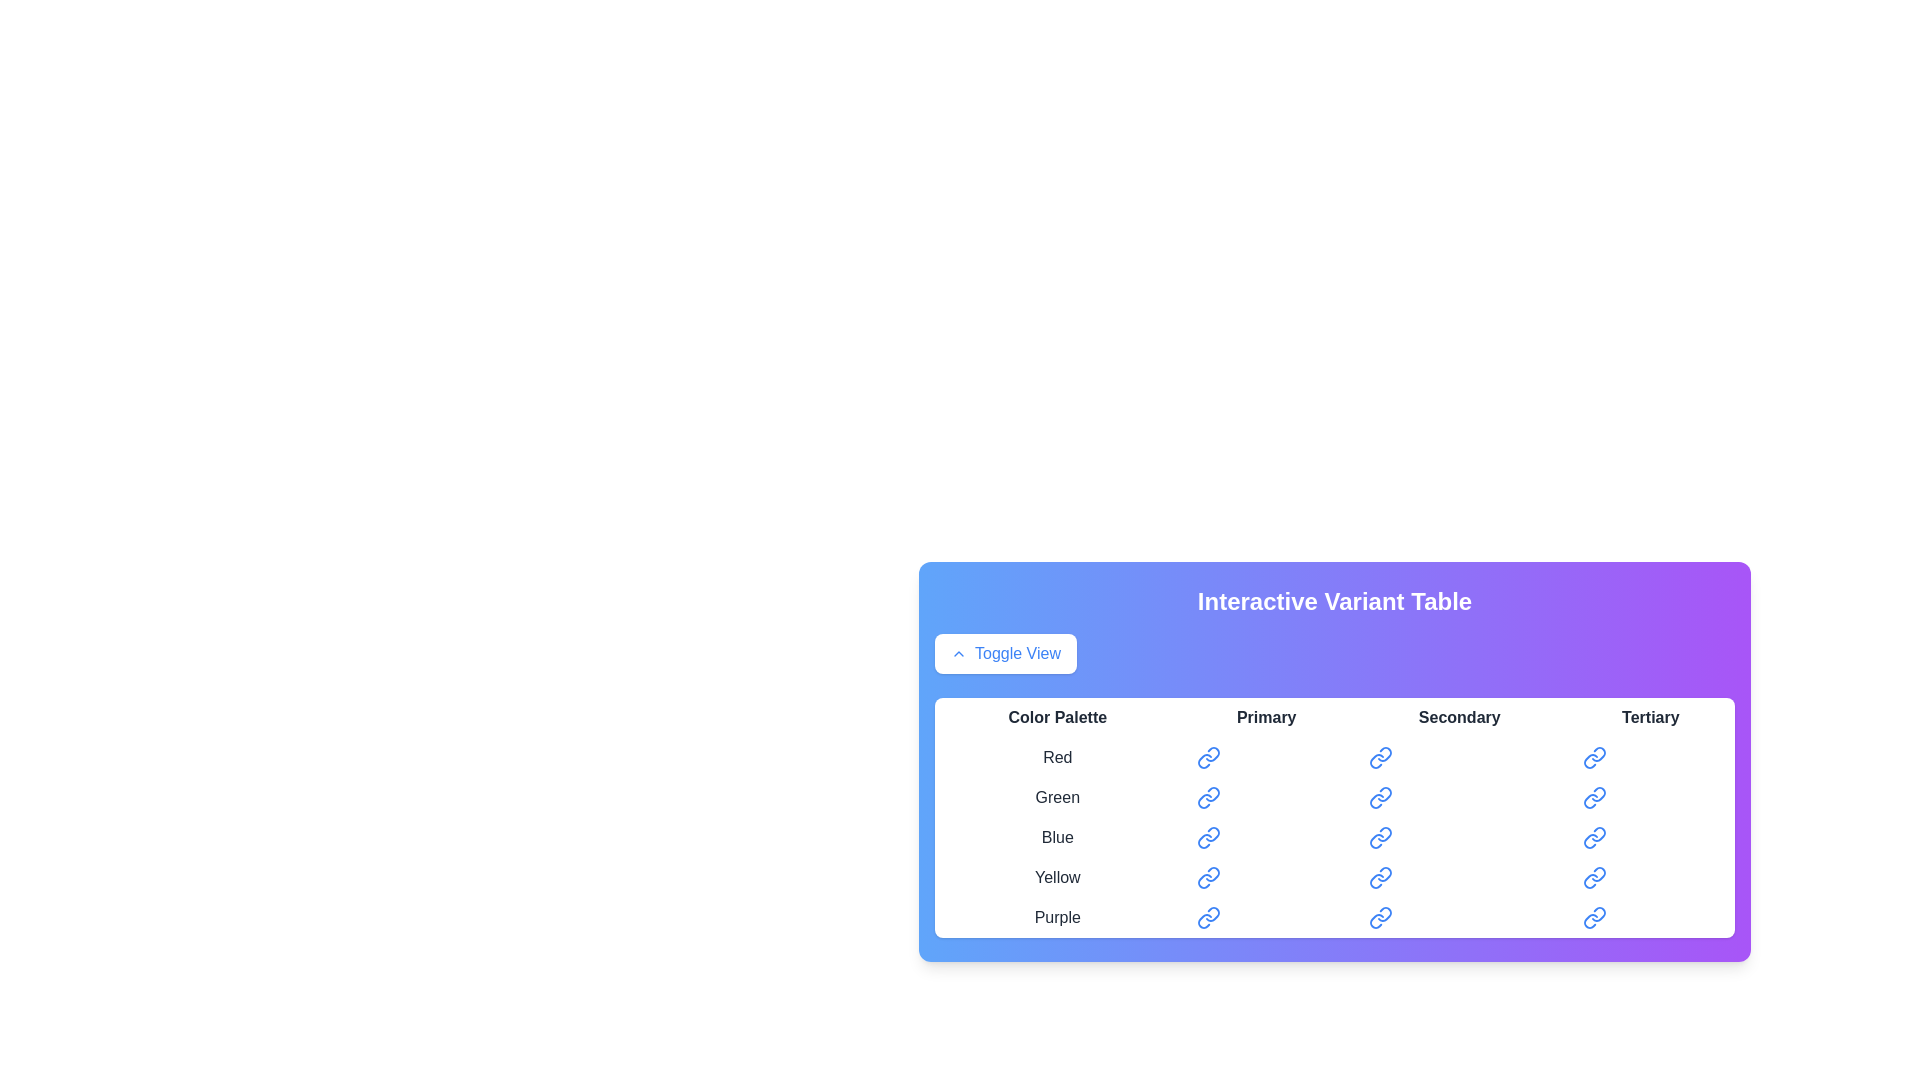 Image resolution: width=1920 pixels, height=1080 pixels. Describe the element at coordinates (1650, 716) in the screenshot. I see `the 'Tertiary' label, which is the fourth label in a horizontal sequence within a gradient header bar` at that location.